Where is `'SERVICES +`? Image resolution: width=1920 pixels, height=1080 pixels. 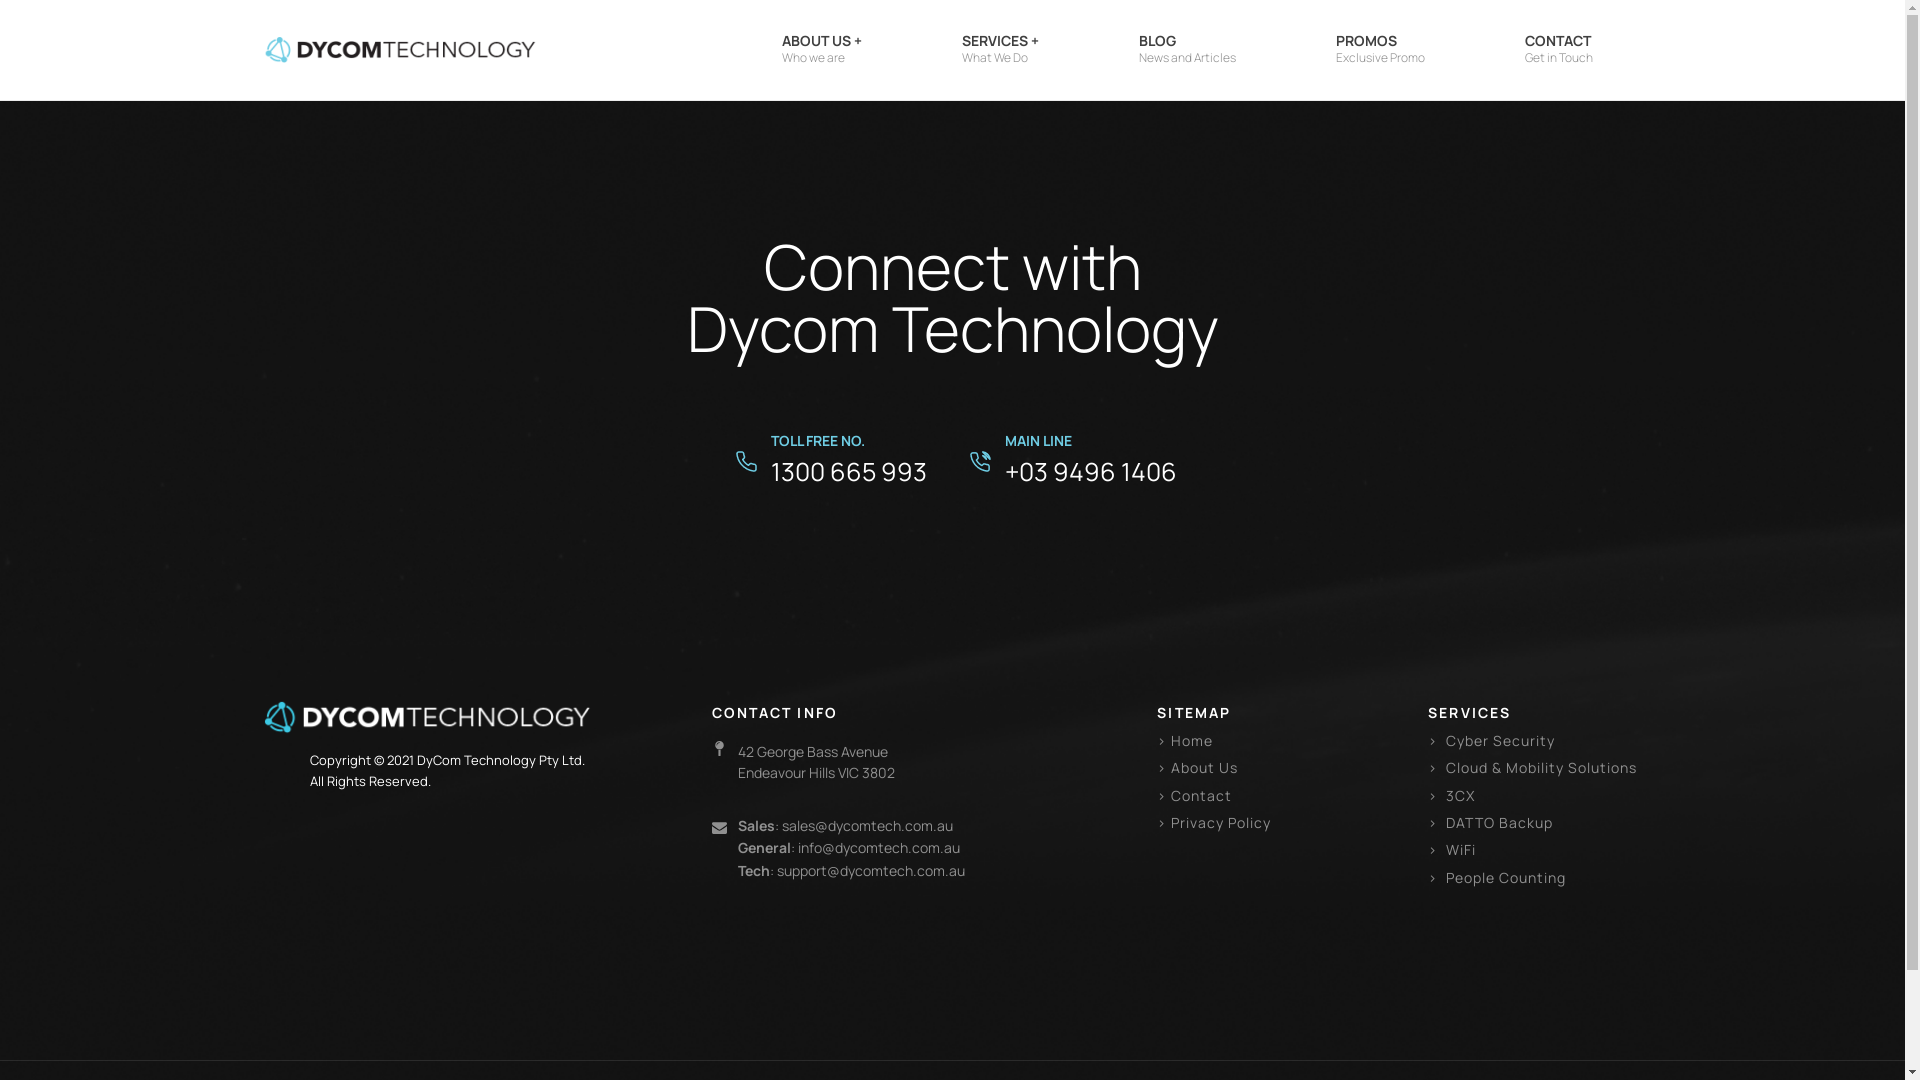 'SERVICES + is located at coordinates (1000, 49).